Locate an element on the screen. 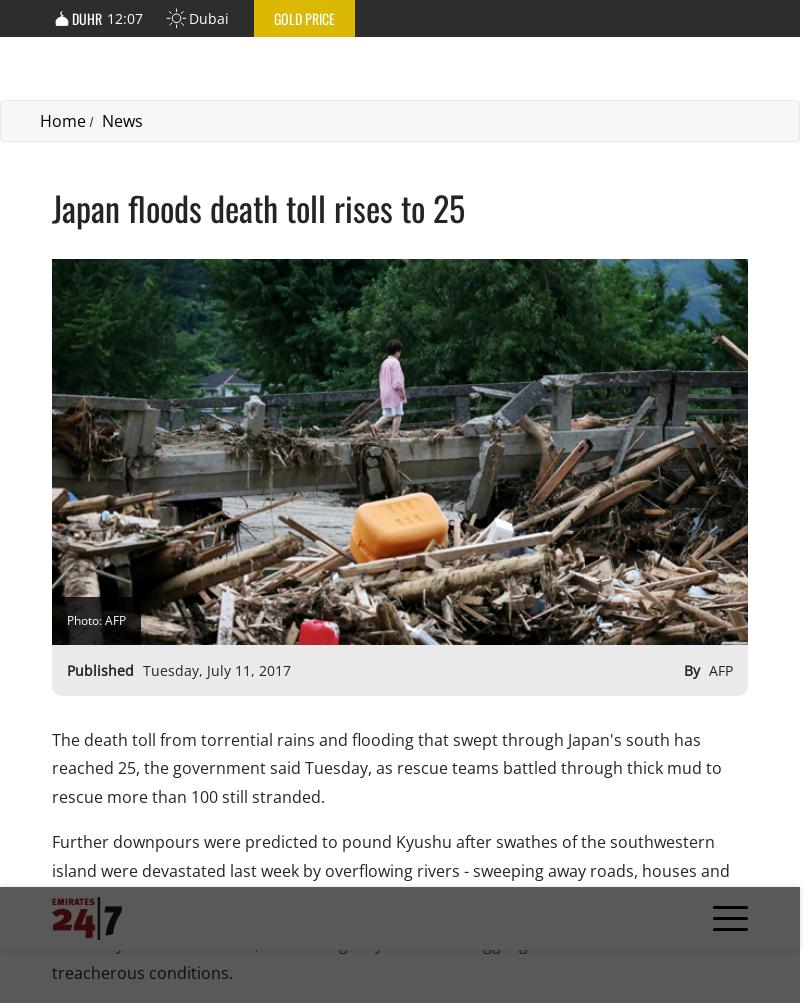 The width and height of the screenshot is (812, 1003). 'Japan's weather agency on Tuesday warned of continued heavy rains in Kyushu.' is located at coordinates (352, 599).